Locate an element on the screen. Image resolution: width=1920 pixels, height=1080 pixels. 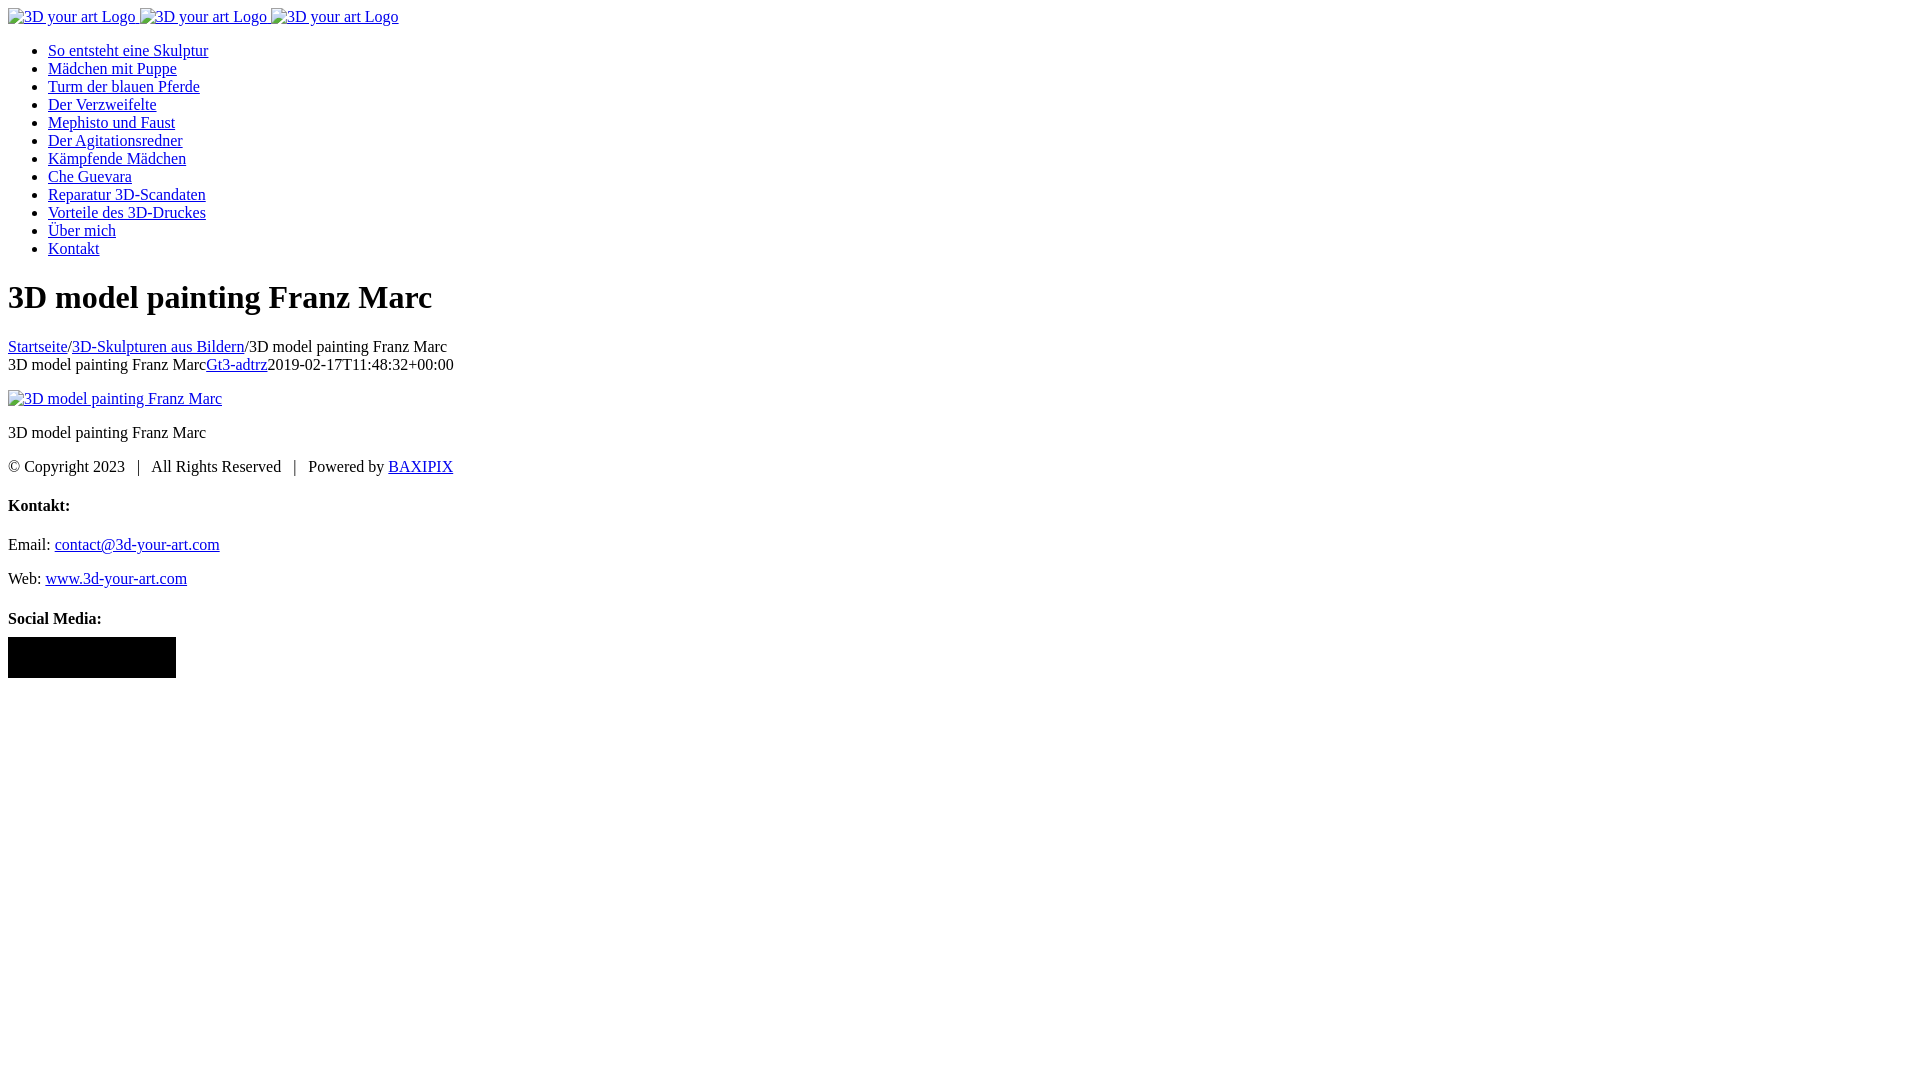
'Vorteile des 3D-Druckes' is located at coordinates (125, 212).